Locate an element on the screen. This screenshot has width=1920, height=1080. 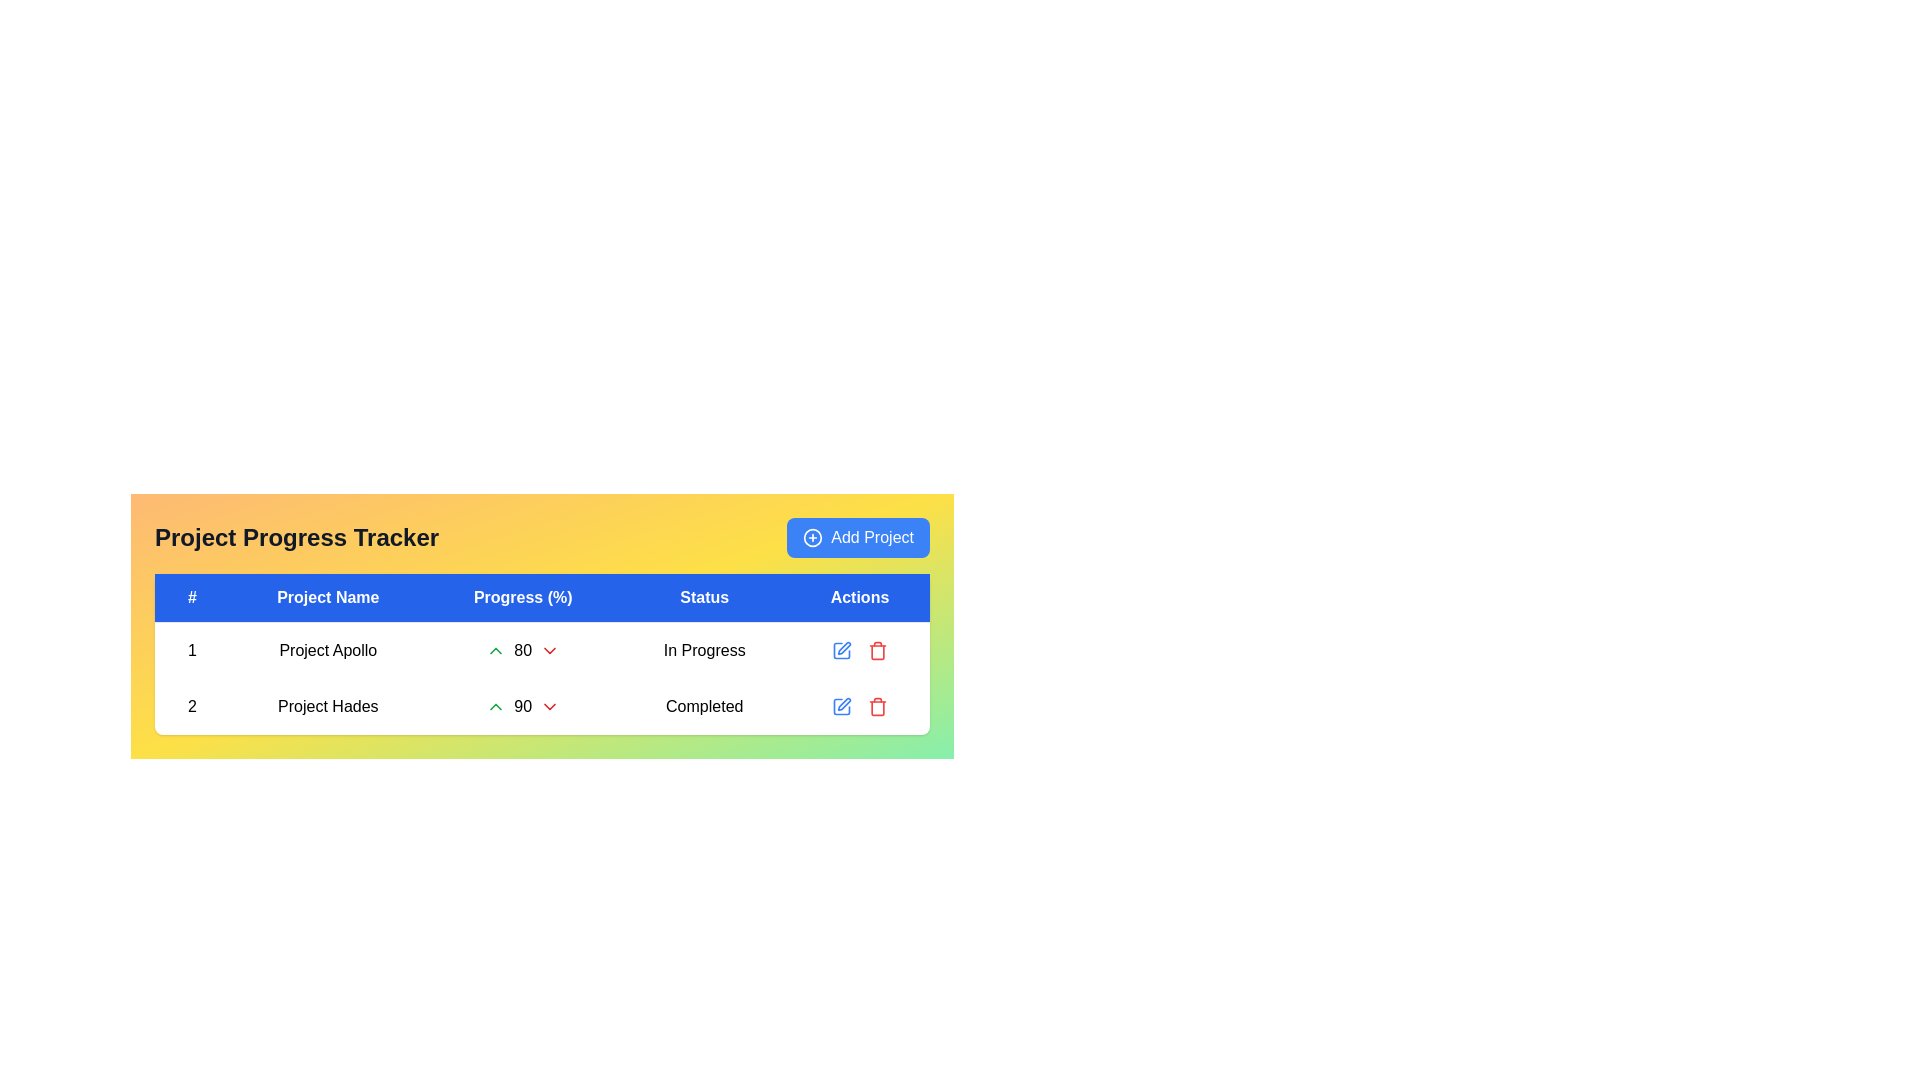
the 'Project Name' table header cell, which is the second column in the table header, located between the '#' column and the 'Progress (%)' column is located at coordinates (328, 597).